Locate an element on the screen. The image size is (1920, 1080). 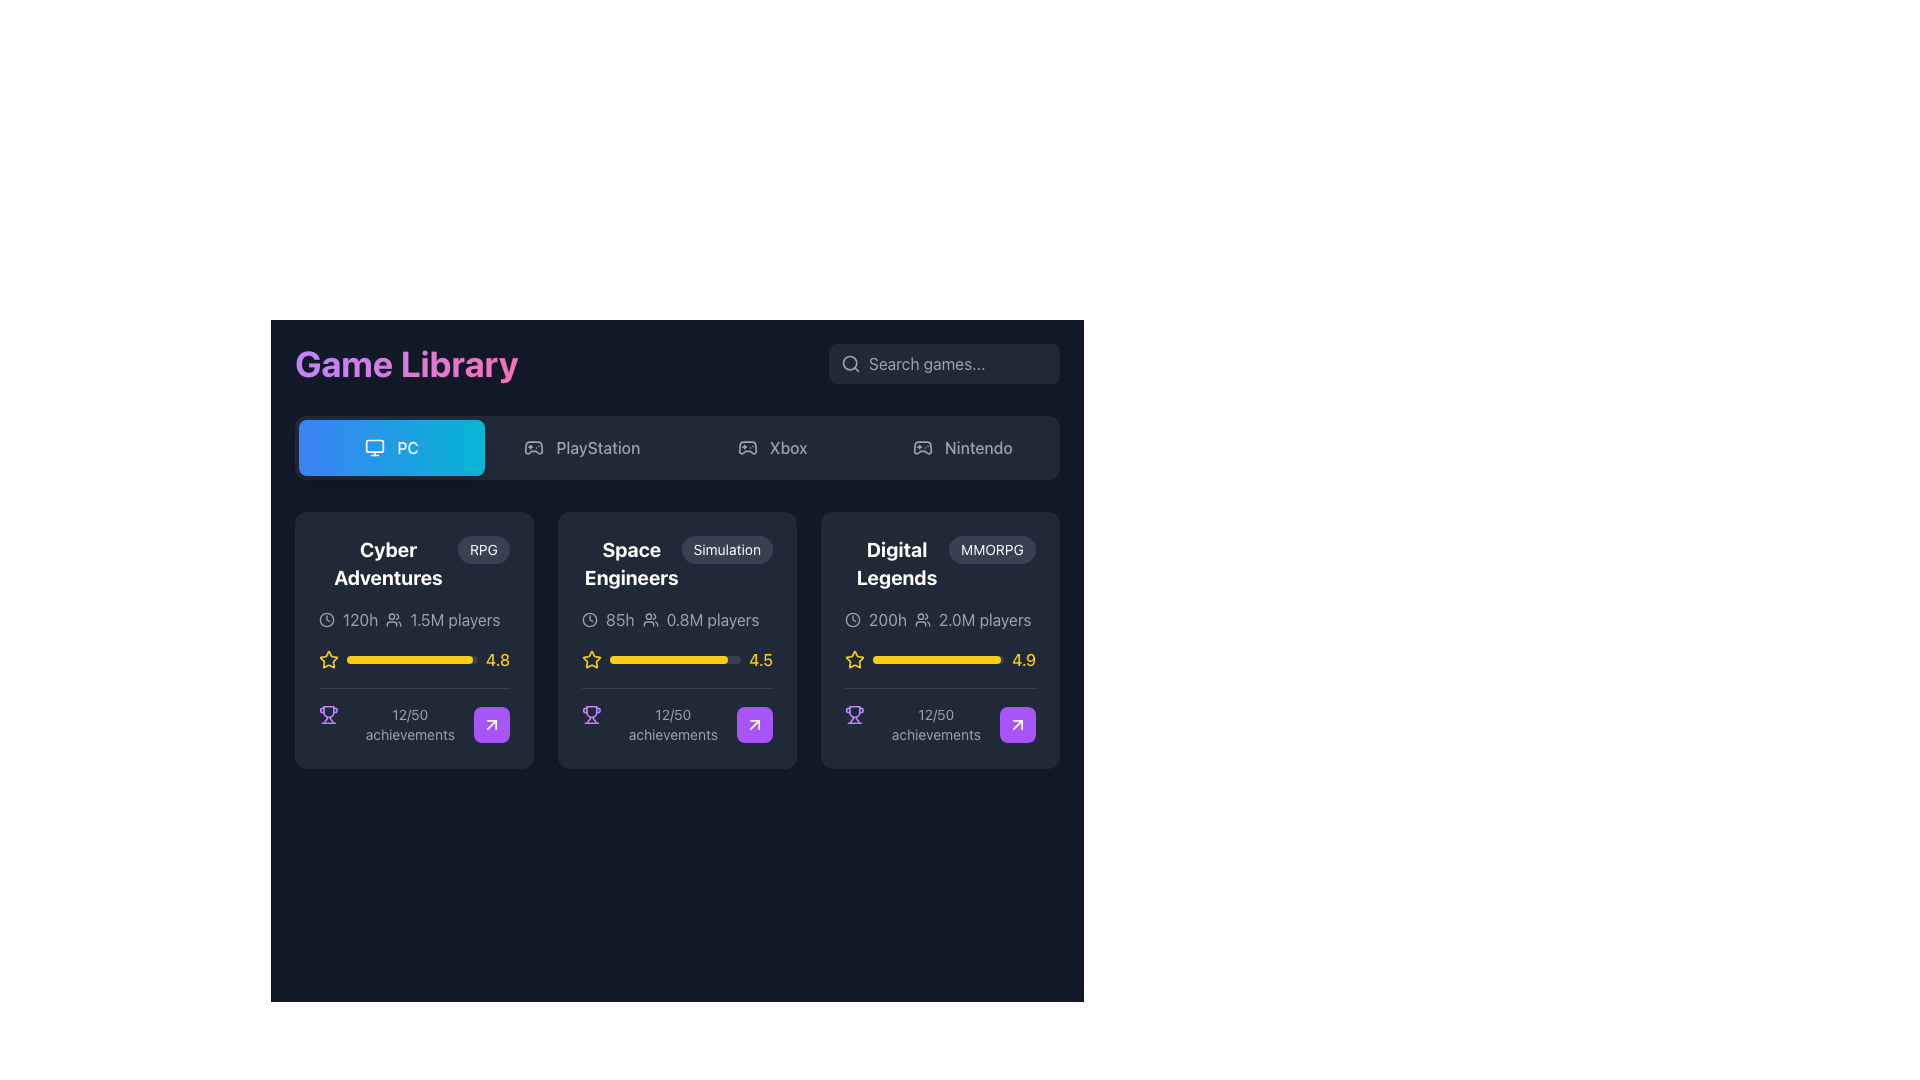
the small purple square icon with an upward-right-pointing arrow located at the bottom-right corner of the 'Cyber Adventures' card in the 'Game Library' section is located at coordinates (491, 725).